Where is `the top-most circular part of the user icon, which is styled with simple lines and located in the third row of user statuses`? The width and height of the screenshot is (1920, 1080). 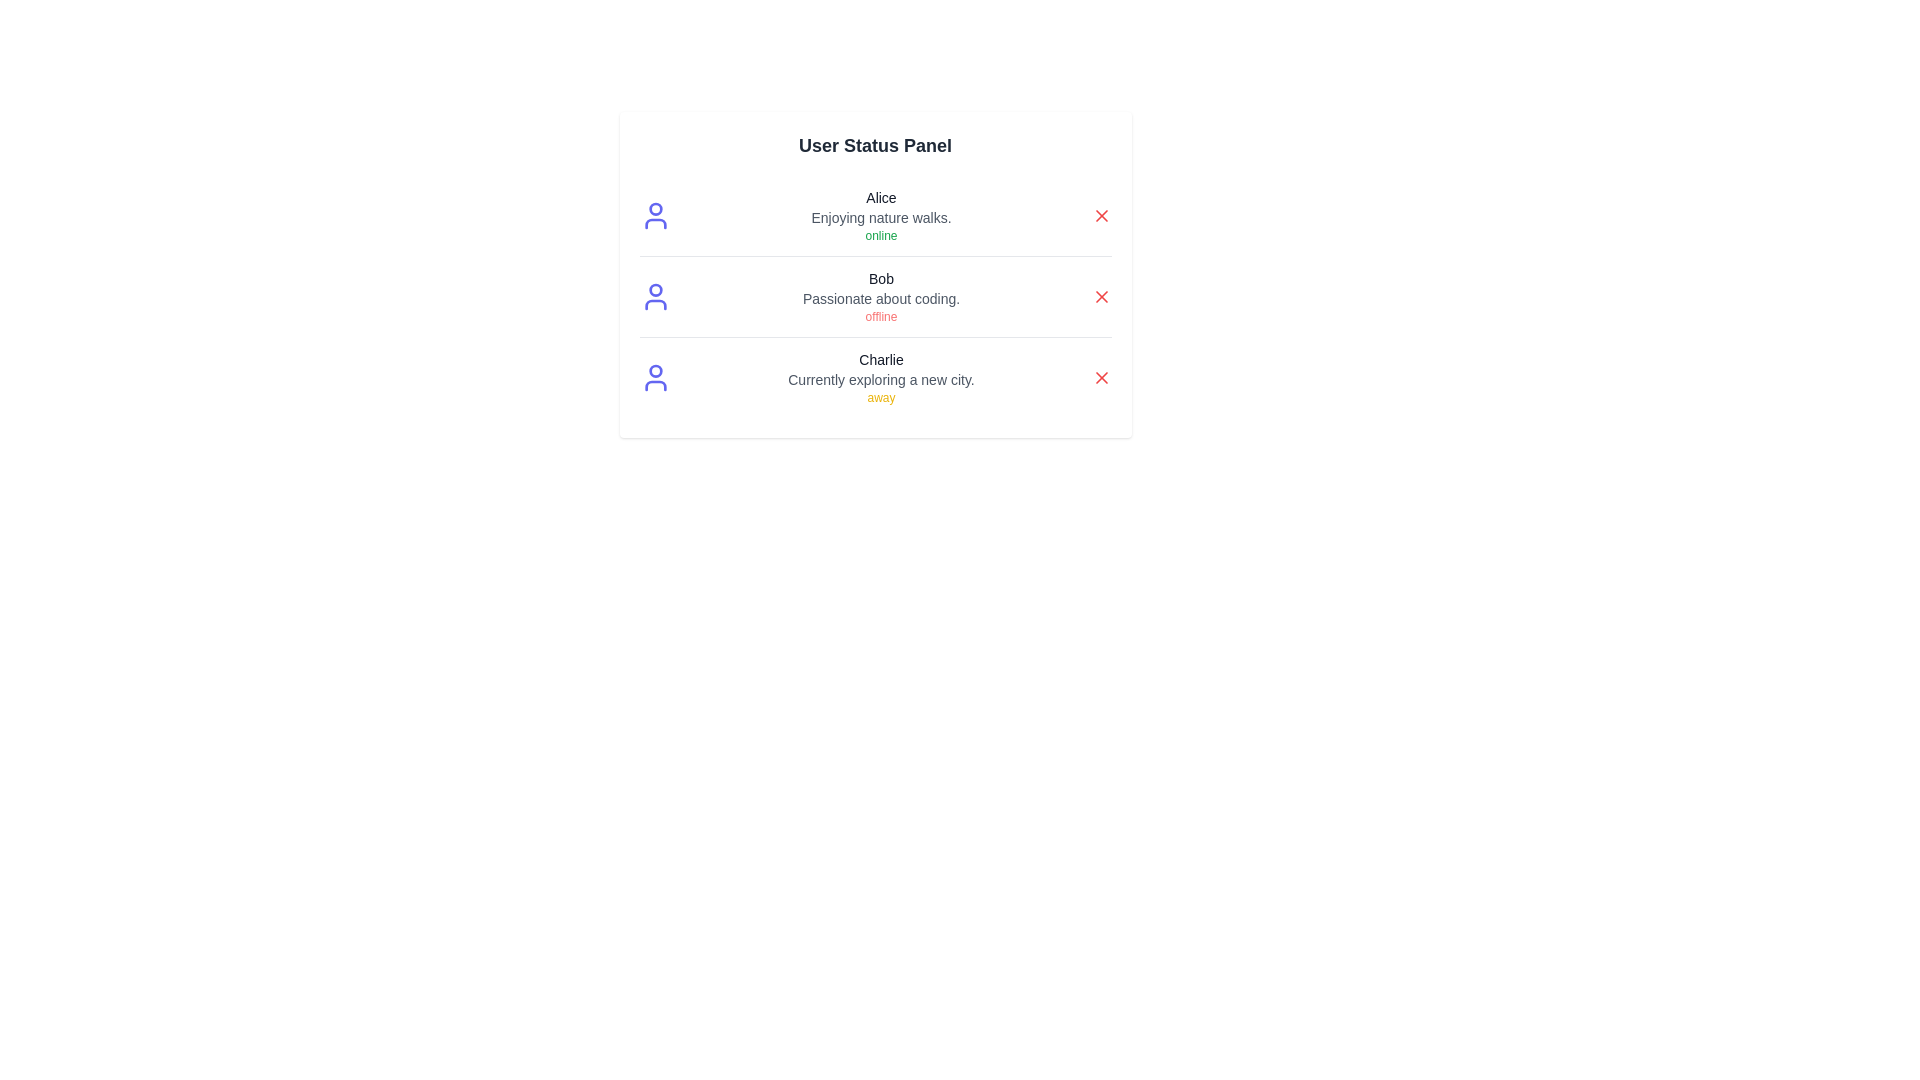
the top-most circular part of the user icon, which is styled with simple lines and located in the third row of user statuses is located at coordinates (655, 371).